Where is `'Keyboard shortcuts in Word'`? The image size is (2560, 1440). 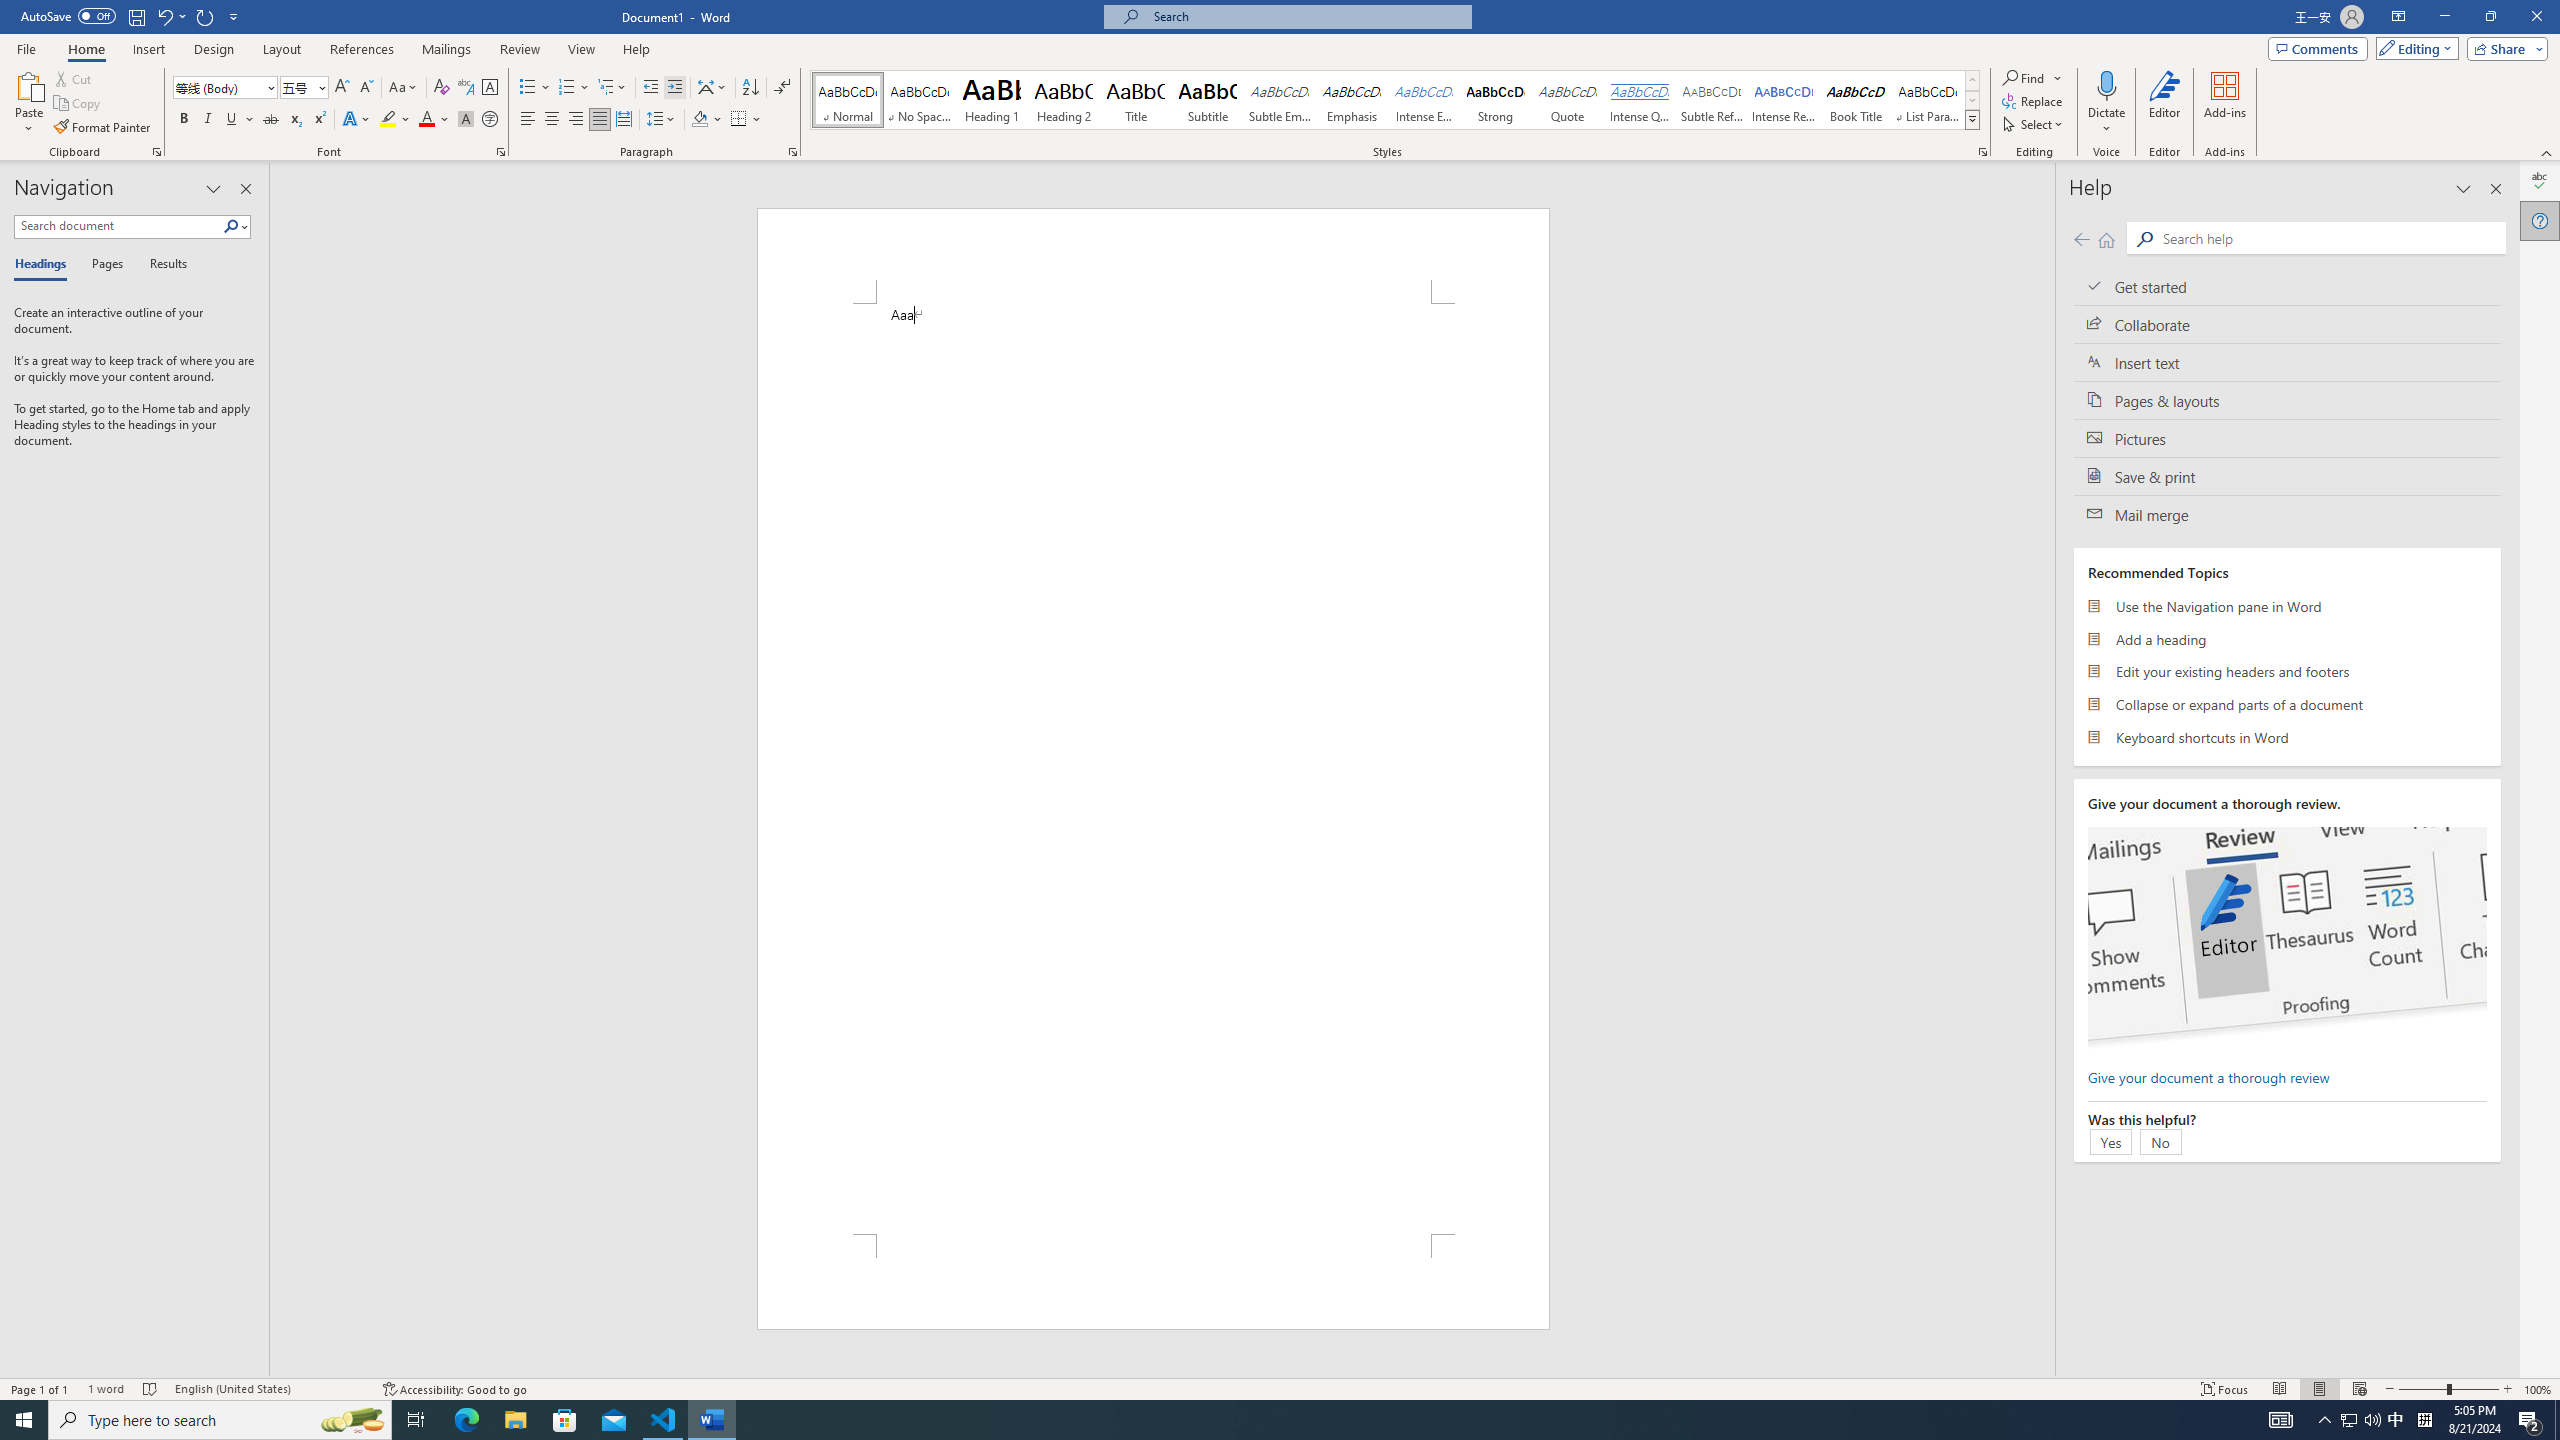 'Keyboard shortcuts in Word' is located at coordinates (2286, 736).